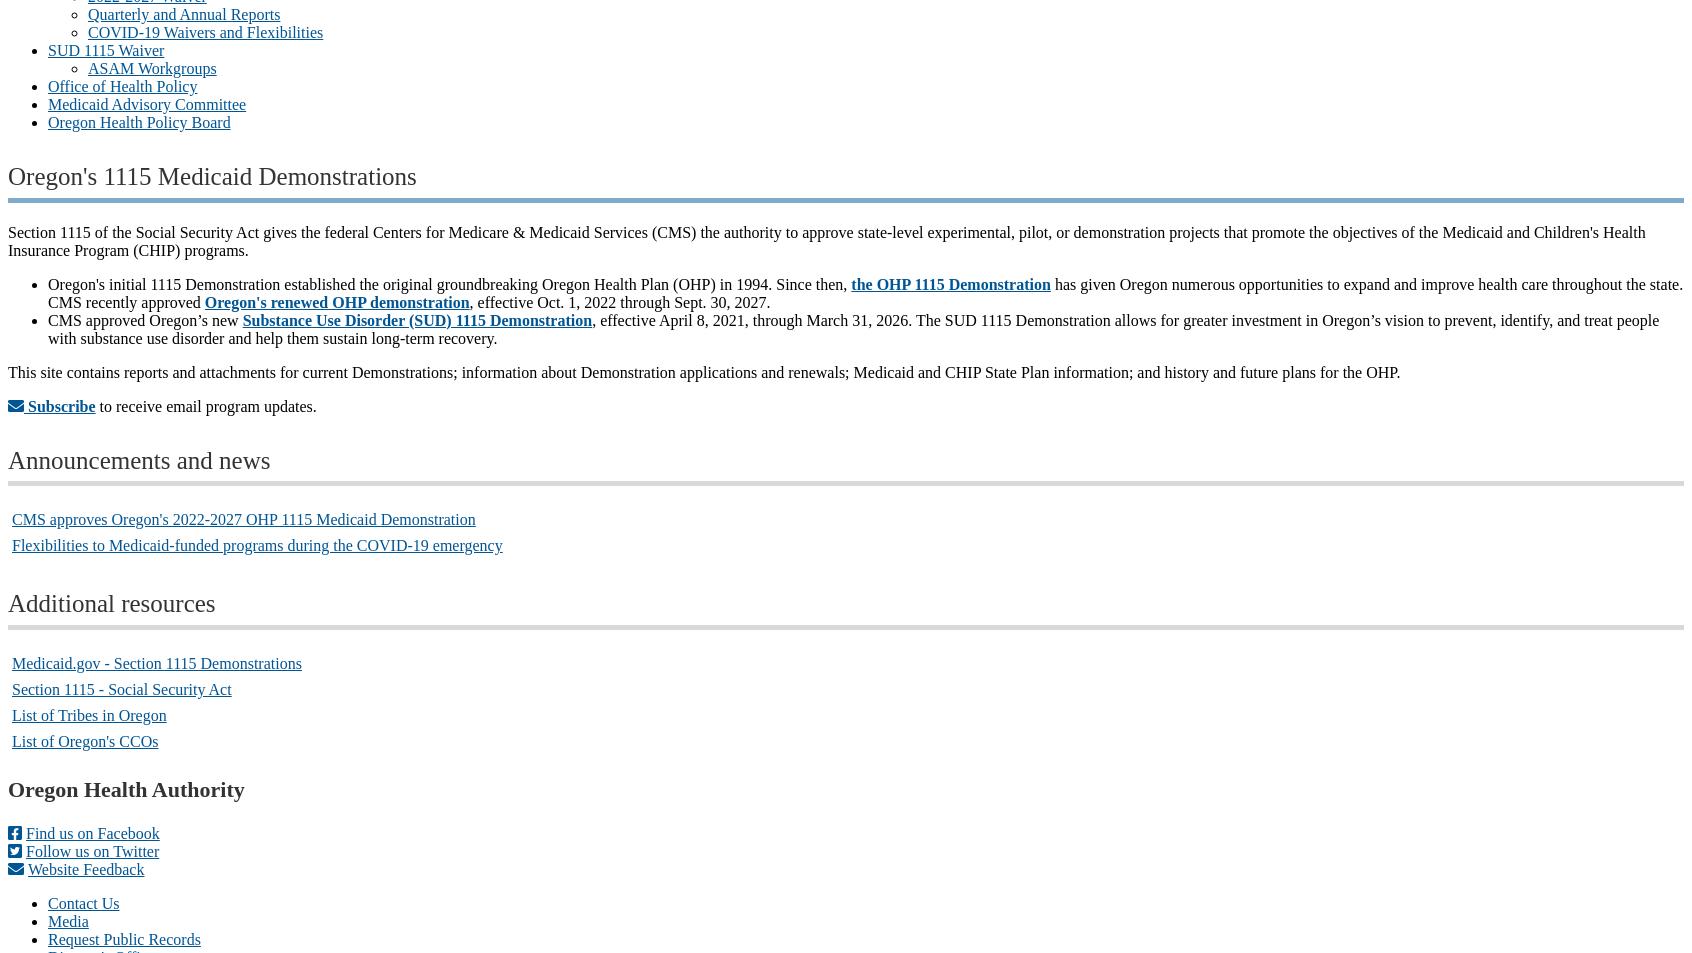  I want to click on 'List of Oregon's CCOs', so click(84, 740).